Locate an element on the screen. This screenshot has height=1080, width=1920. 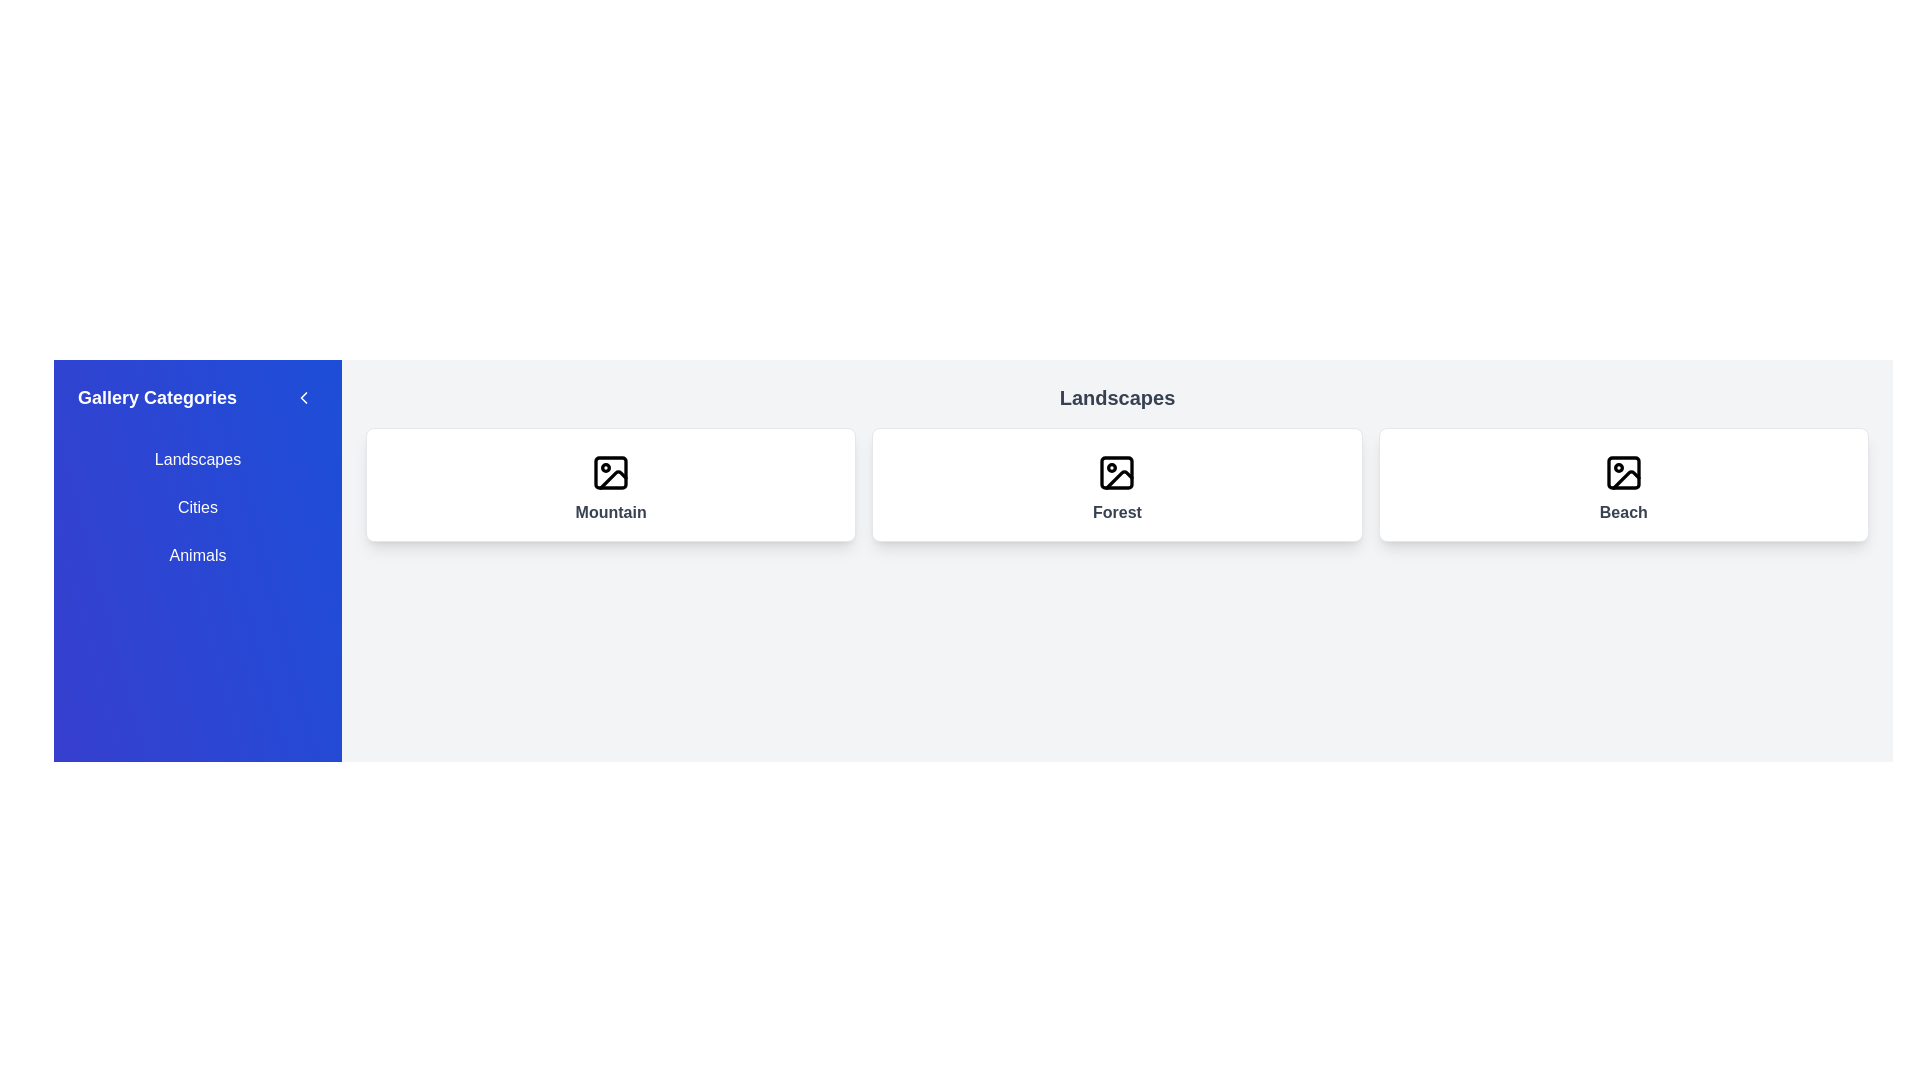
the small left-pointing arrow icon button with a blue background located adjacent to the 'Gallery Categories' section is located at coordinates (302, 397).